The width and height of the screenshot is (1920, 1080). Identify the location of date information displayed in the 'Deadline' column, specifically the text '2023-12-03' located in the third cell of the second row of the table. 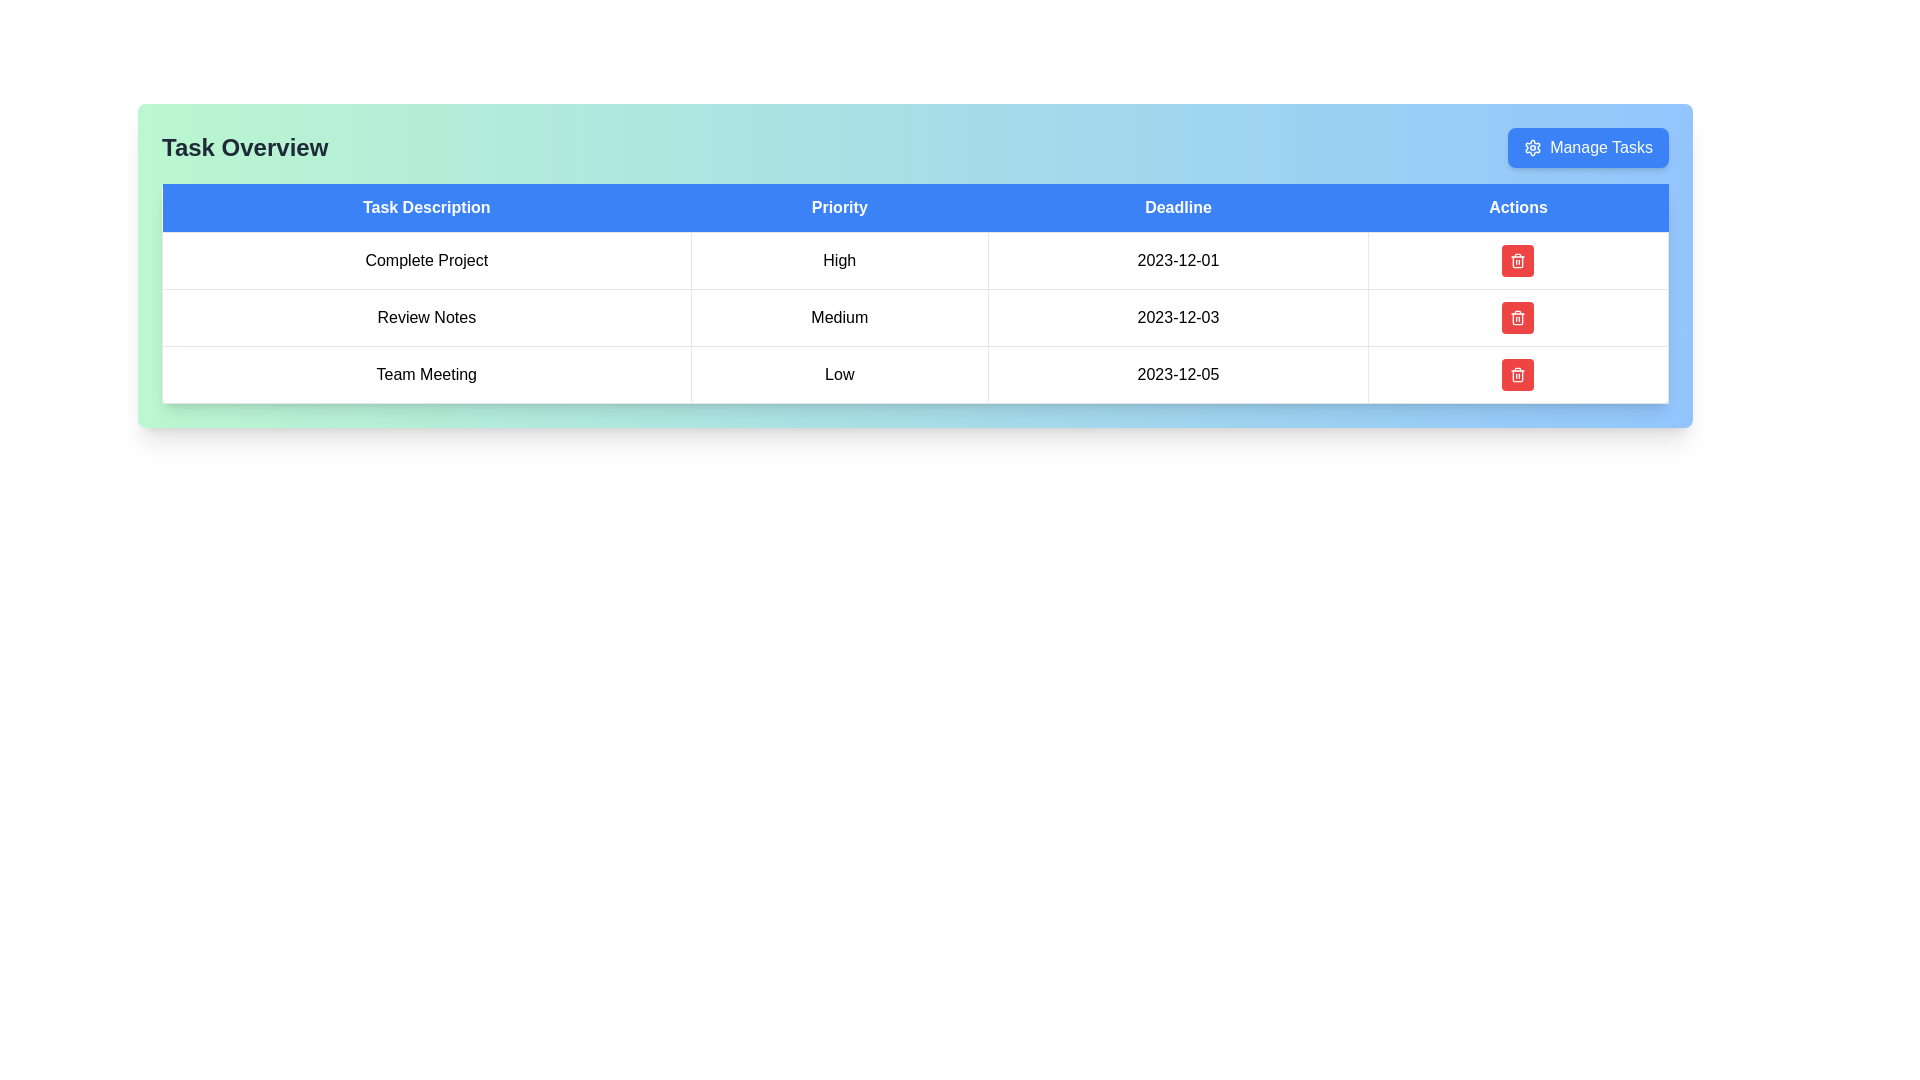
(1178, 316).